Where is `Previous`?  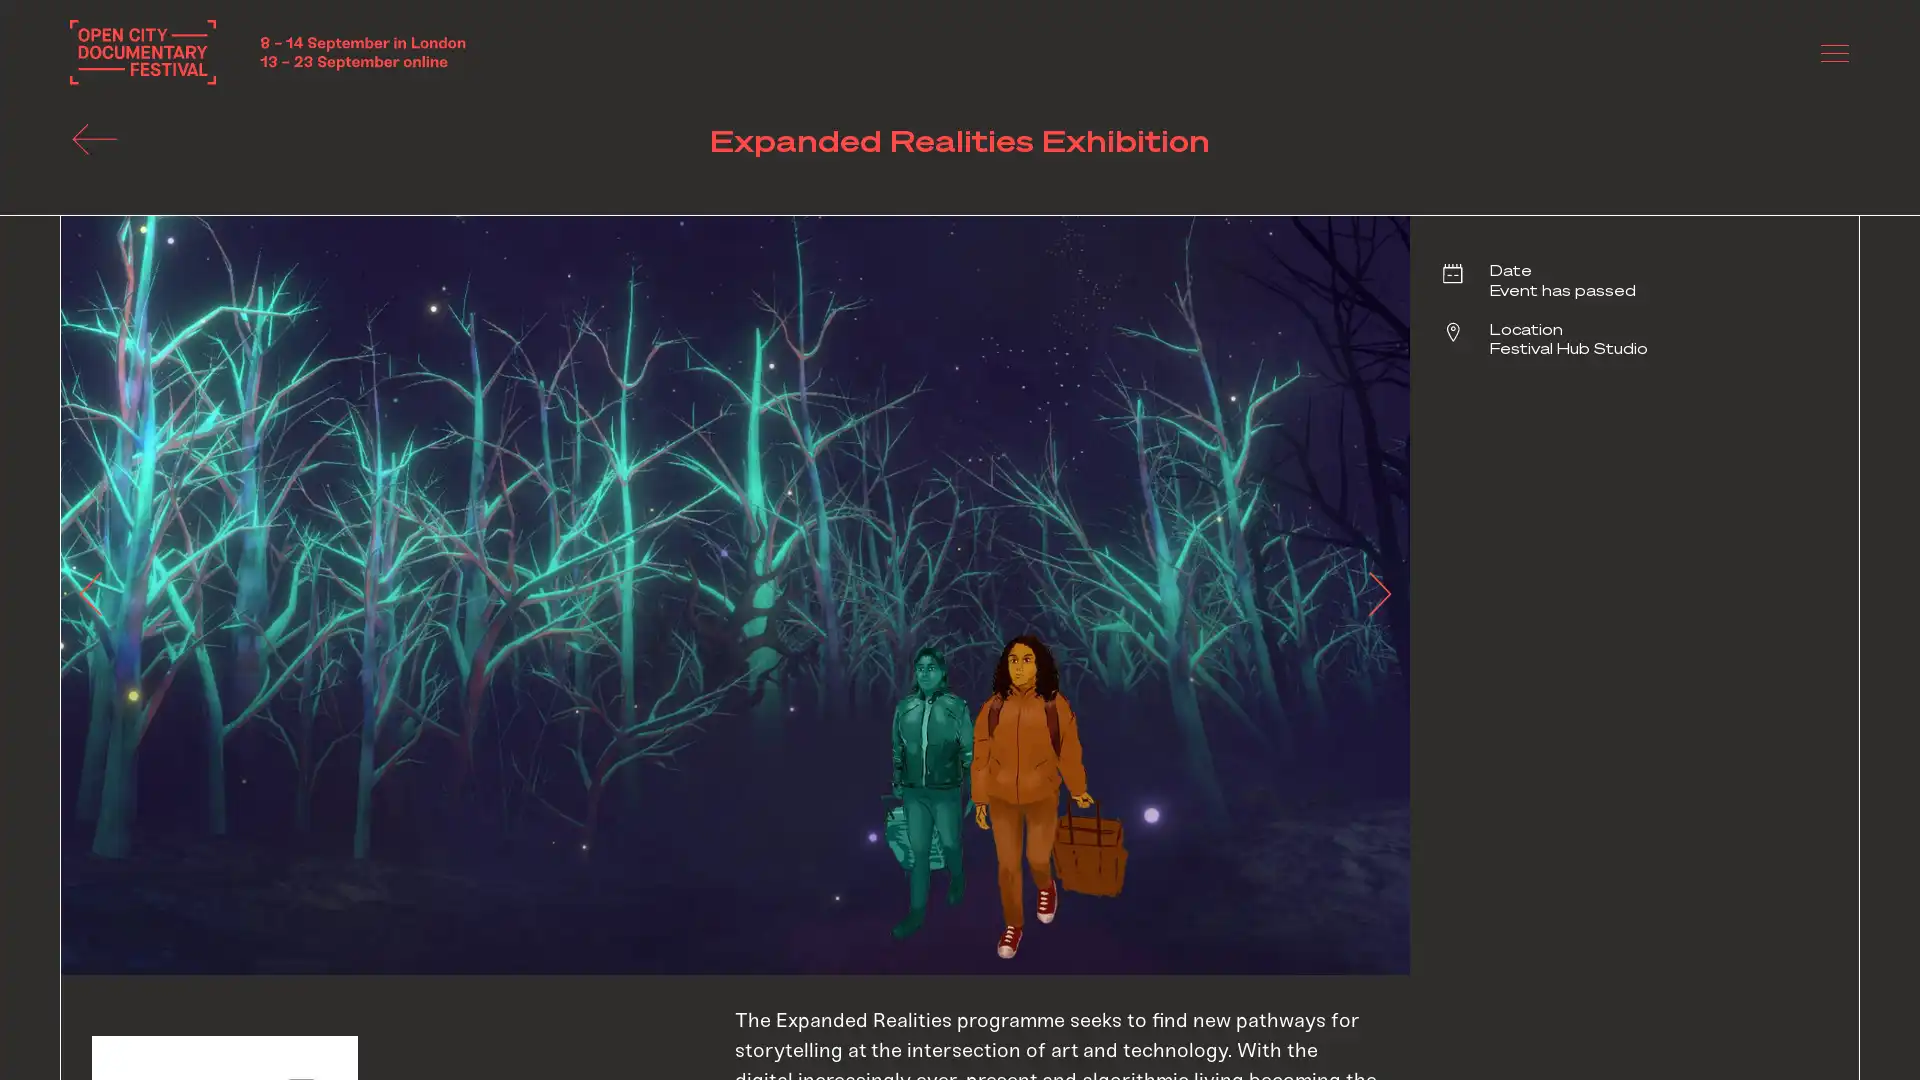 Previous is located at coordinates (99, 593).